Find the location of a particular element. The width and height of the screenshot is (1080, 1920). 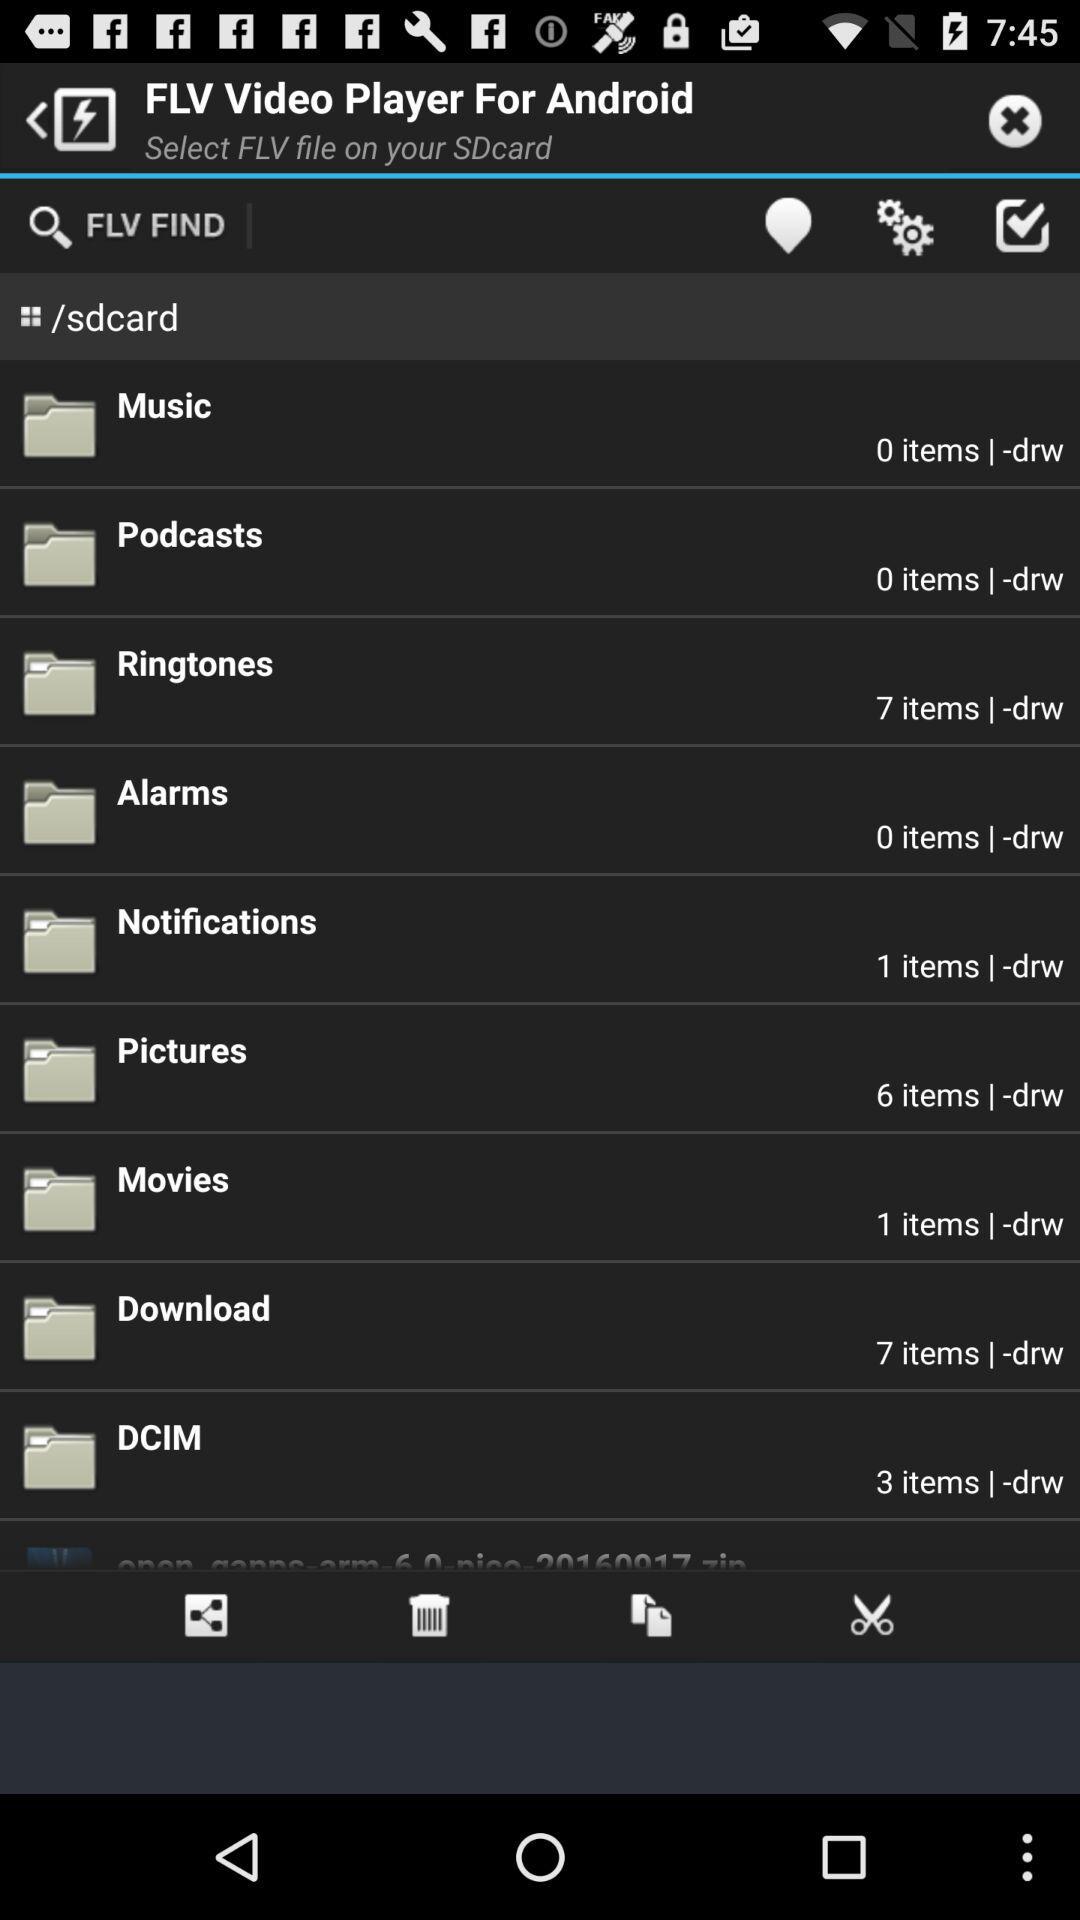

item below 6 items | -drw item is located at coordinates (589, 1178).